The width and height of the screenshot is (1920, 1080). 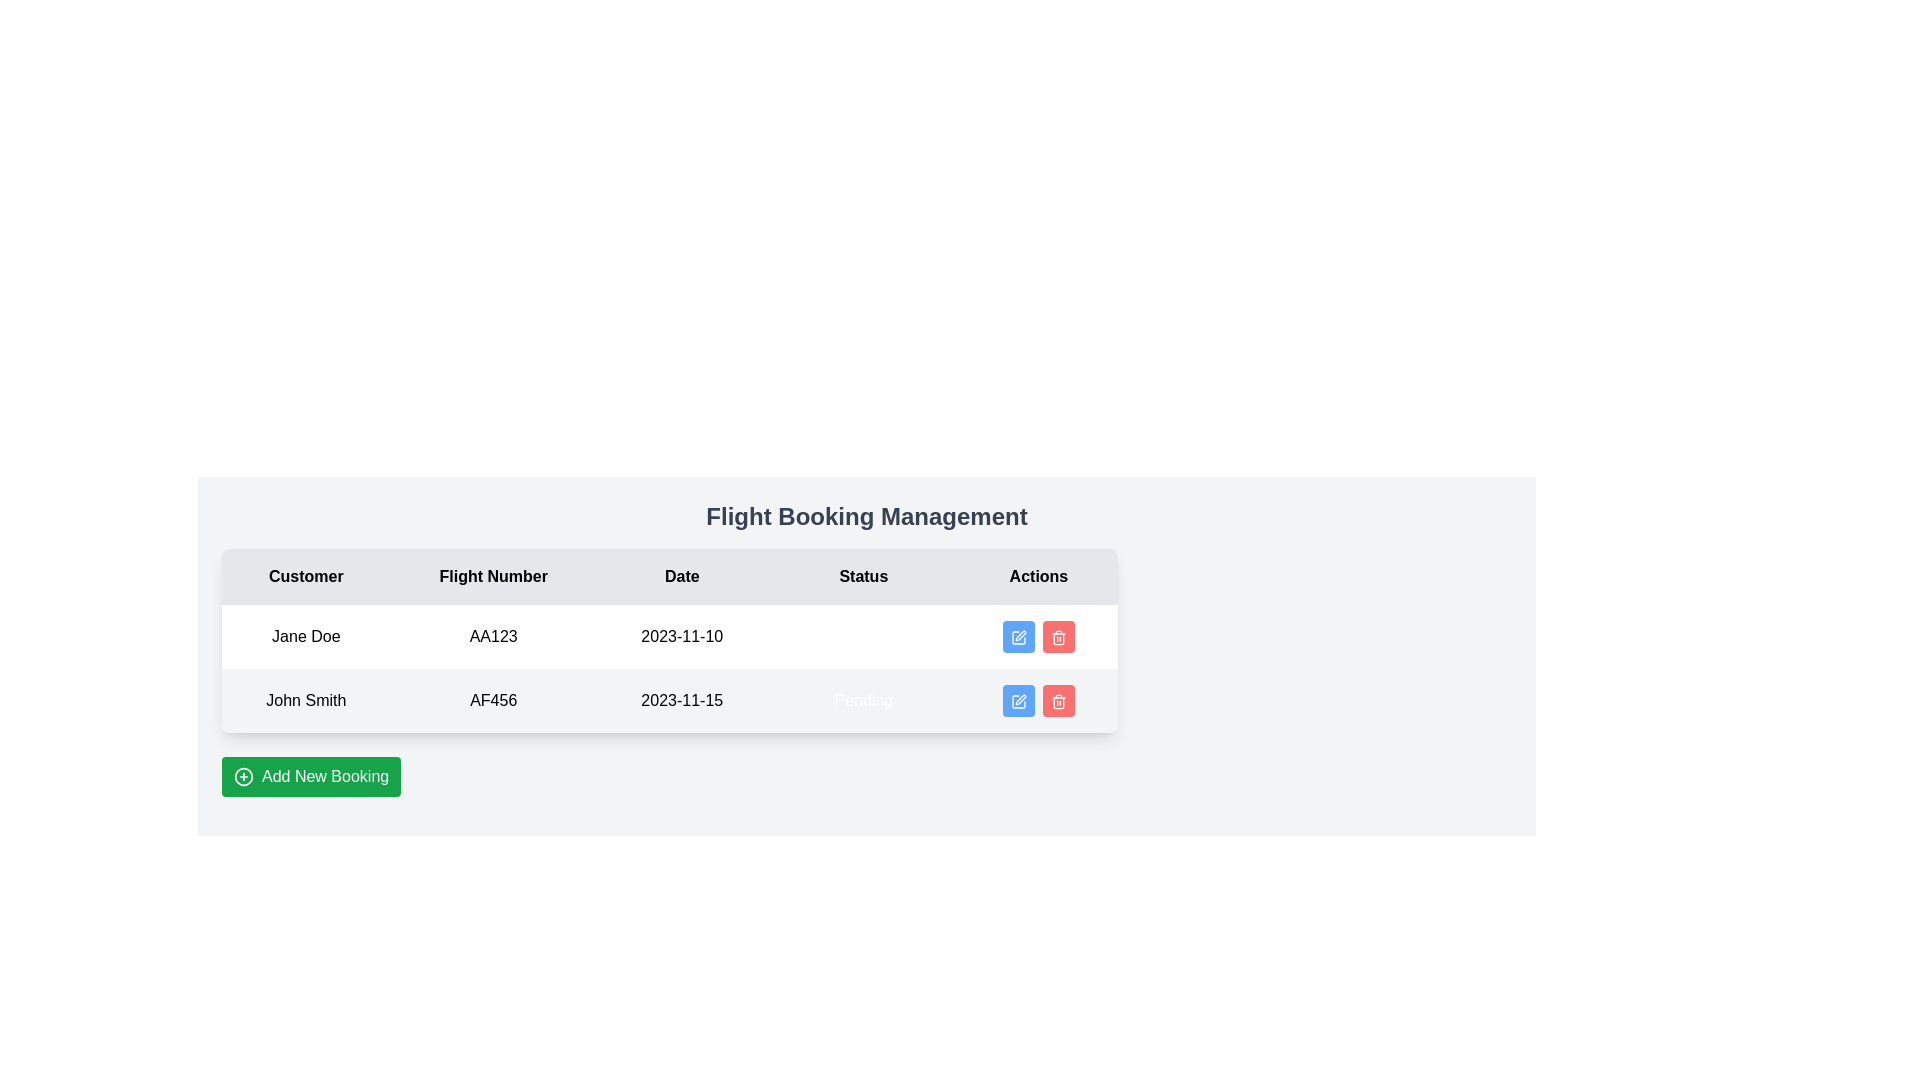 What do you see at coordinates (1018, 700) in the screenshot?
I see `the edit icon located in the second row under the 'Actions' column in the 'Flight Booking Management' table to initiate an edit action` at bounding box center [1018, 700].